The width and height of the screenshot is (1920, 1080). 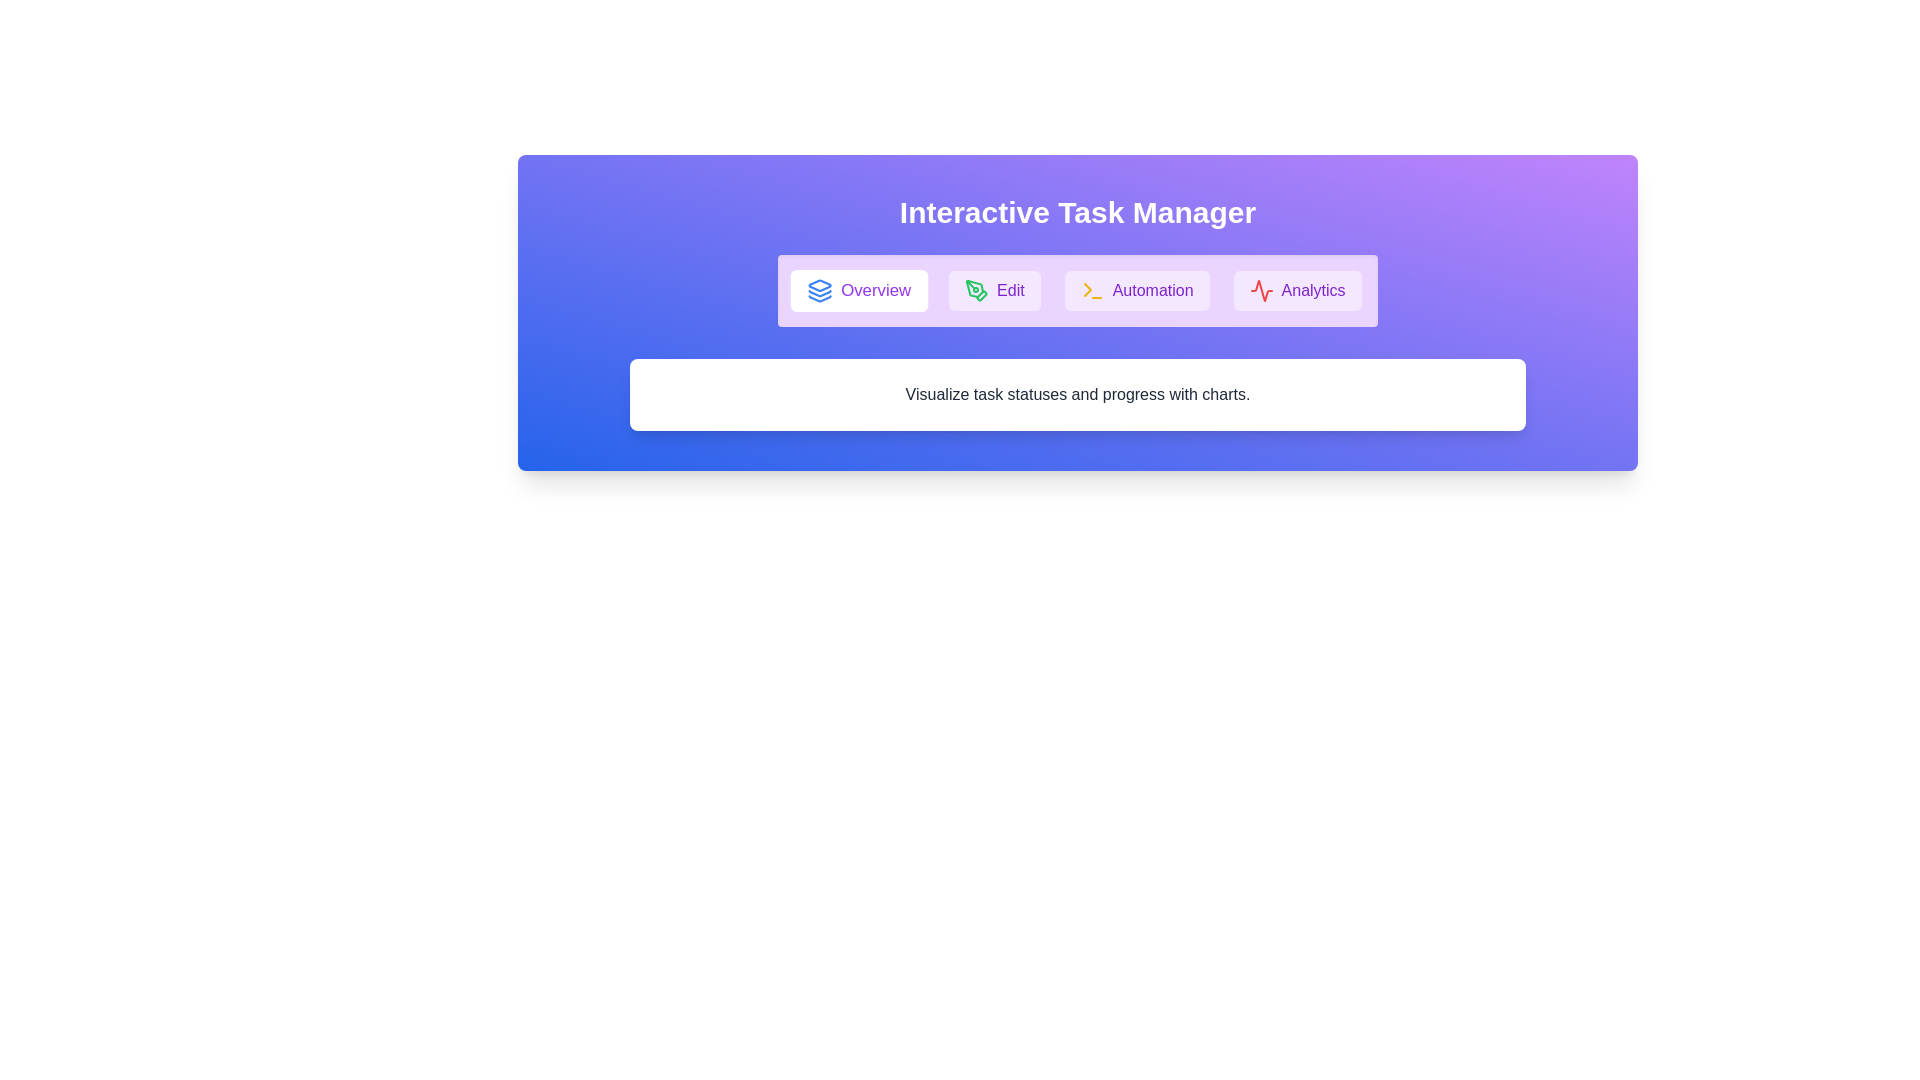 What do you see at coordinates (1137, 290) in the screenshot?
I see `the tab button labeled Automation` at bounding box center [1137, 290].